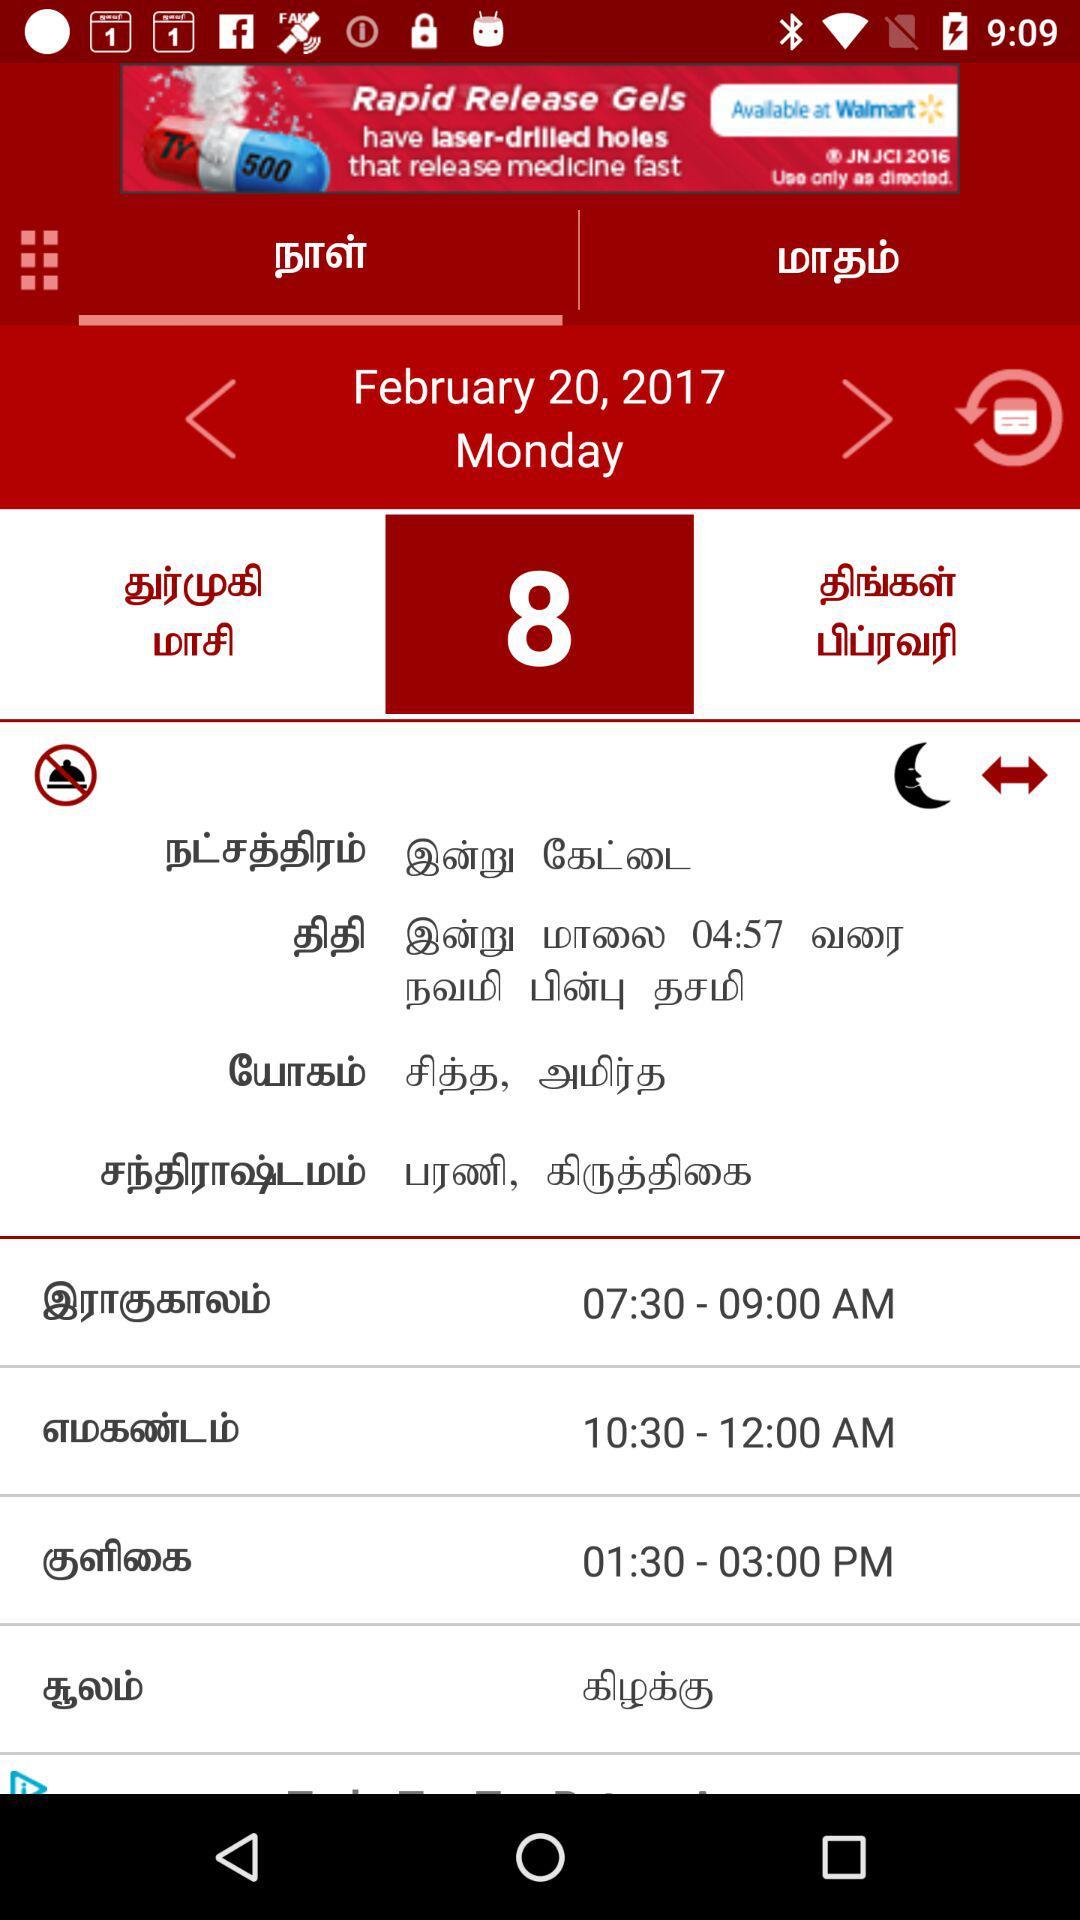 The width and height of the screenshot is (1080, 1920). Describe the element at coordinates (1008, 416) in the screenshot. I see `go back` at that location.